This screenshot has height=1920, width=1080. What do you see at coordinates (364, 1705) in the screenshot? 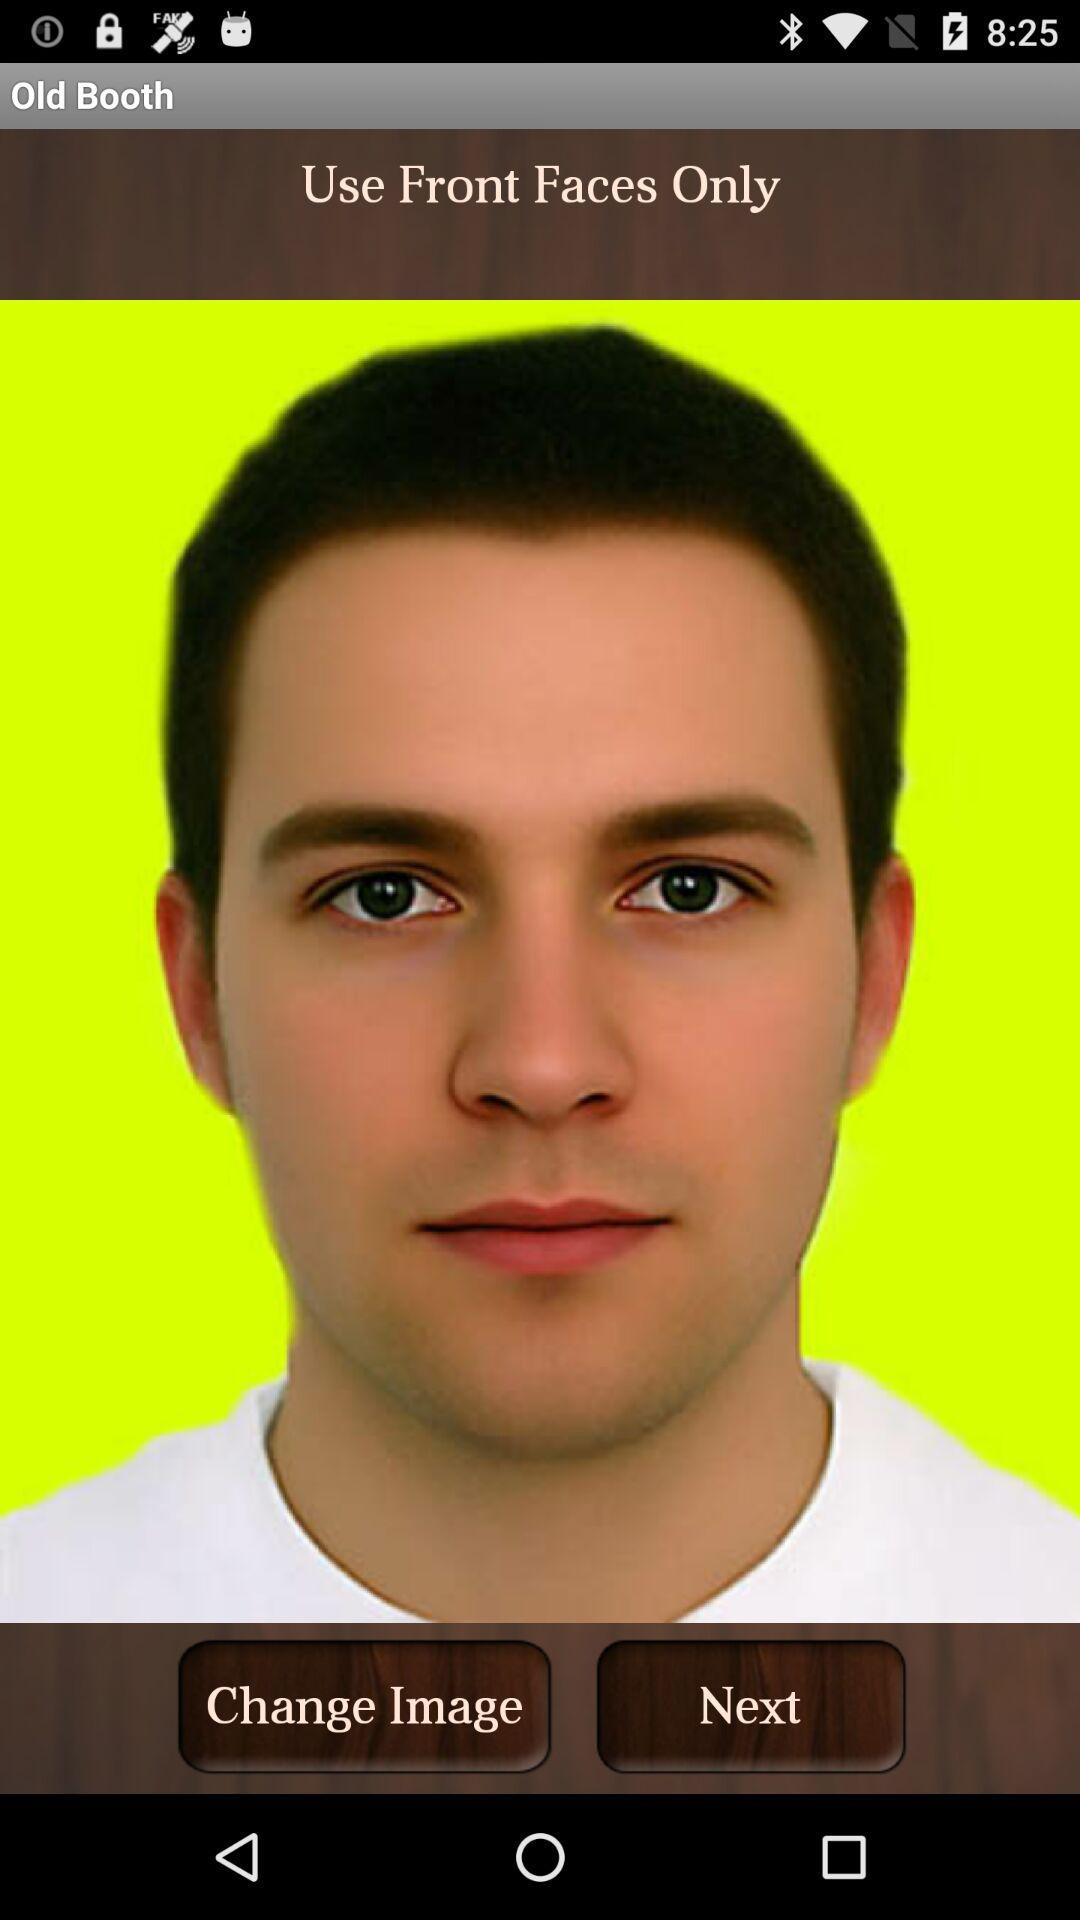
I see `the app below use front faces` at bounding box center [364, 1705].